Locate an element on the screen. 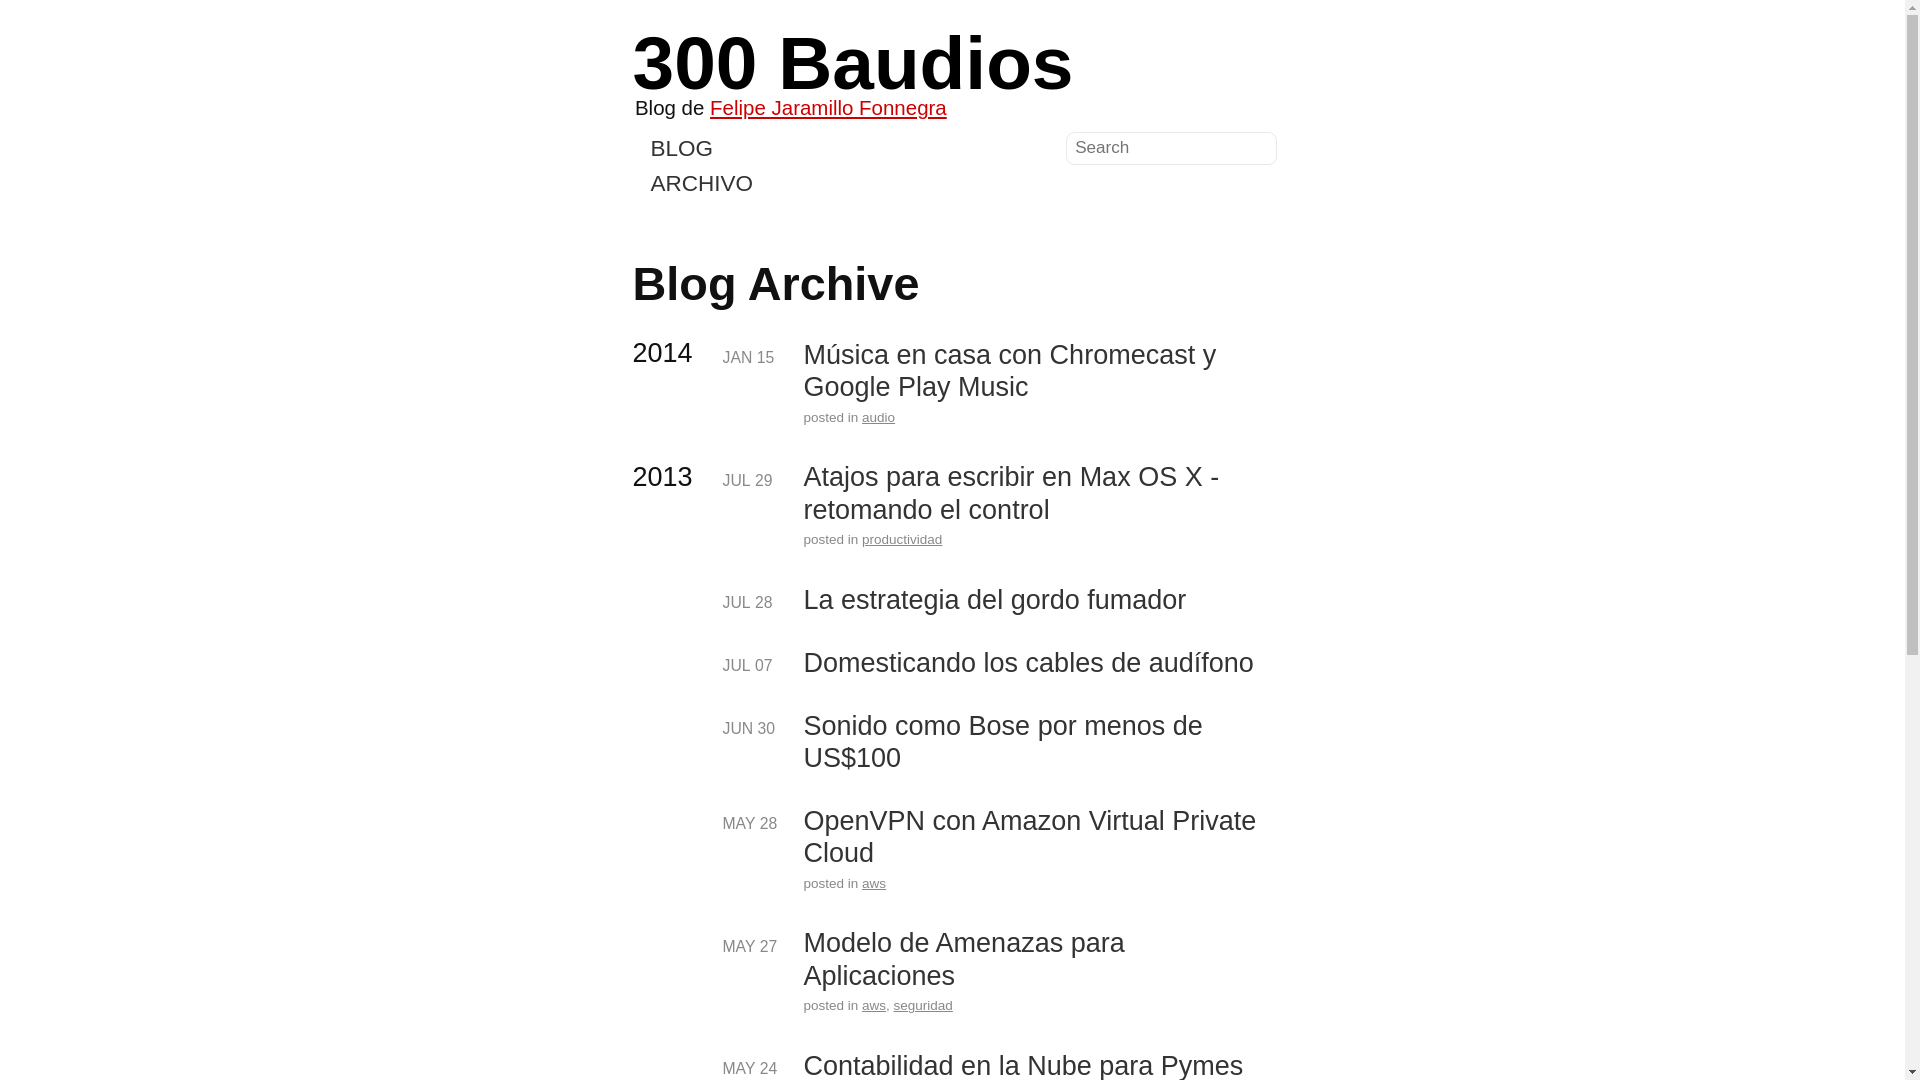 Image resolution: width=1920 pixels, height=1080 pixels. '300 Baudios' is located at coordinates (852, 61).